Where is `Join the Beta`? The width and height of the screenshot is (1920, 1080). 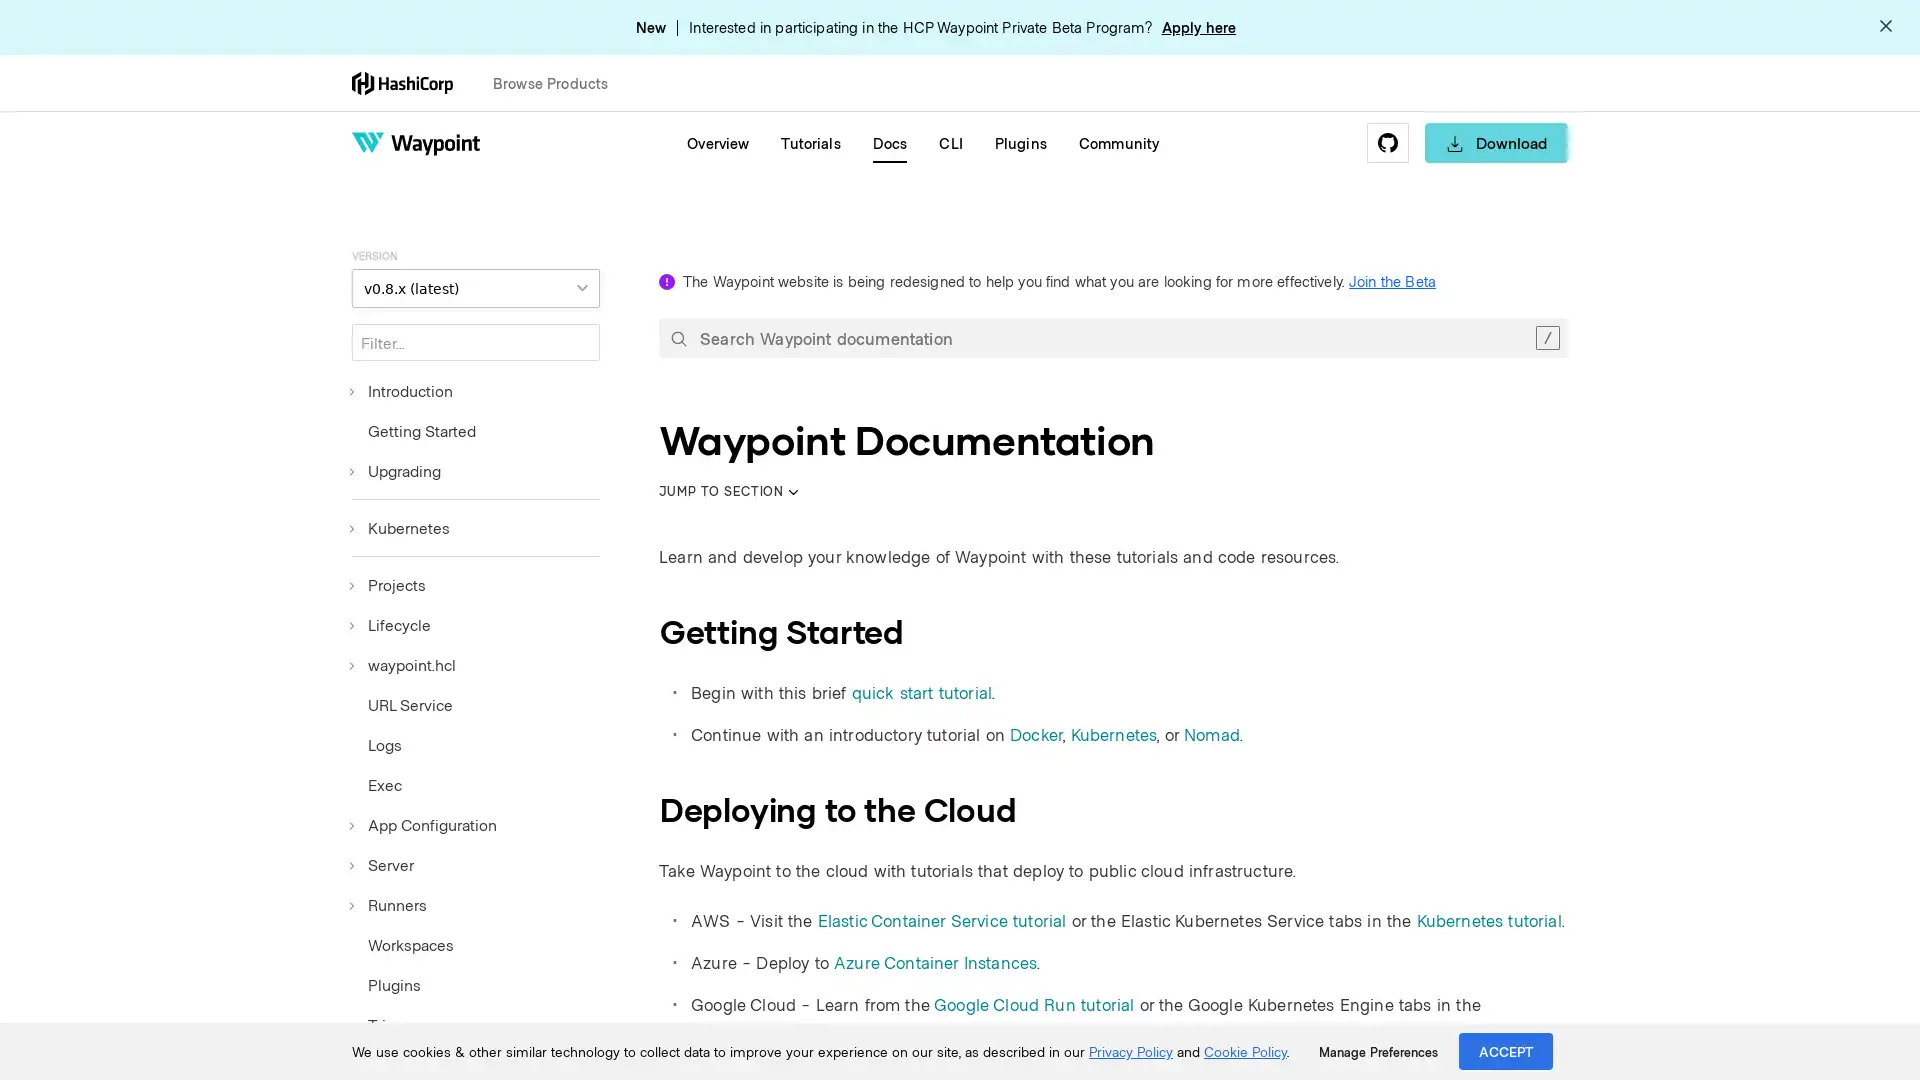 Join the Beta is located at coordinates (1391, 281).